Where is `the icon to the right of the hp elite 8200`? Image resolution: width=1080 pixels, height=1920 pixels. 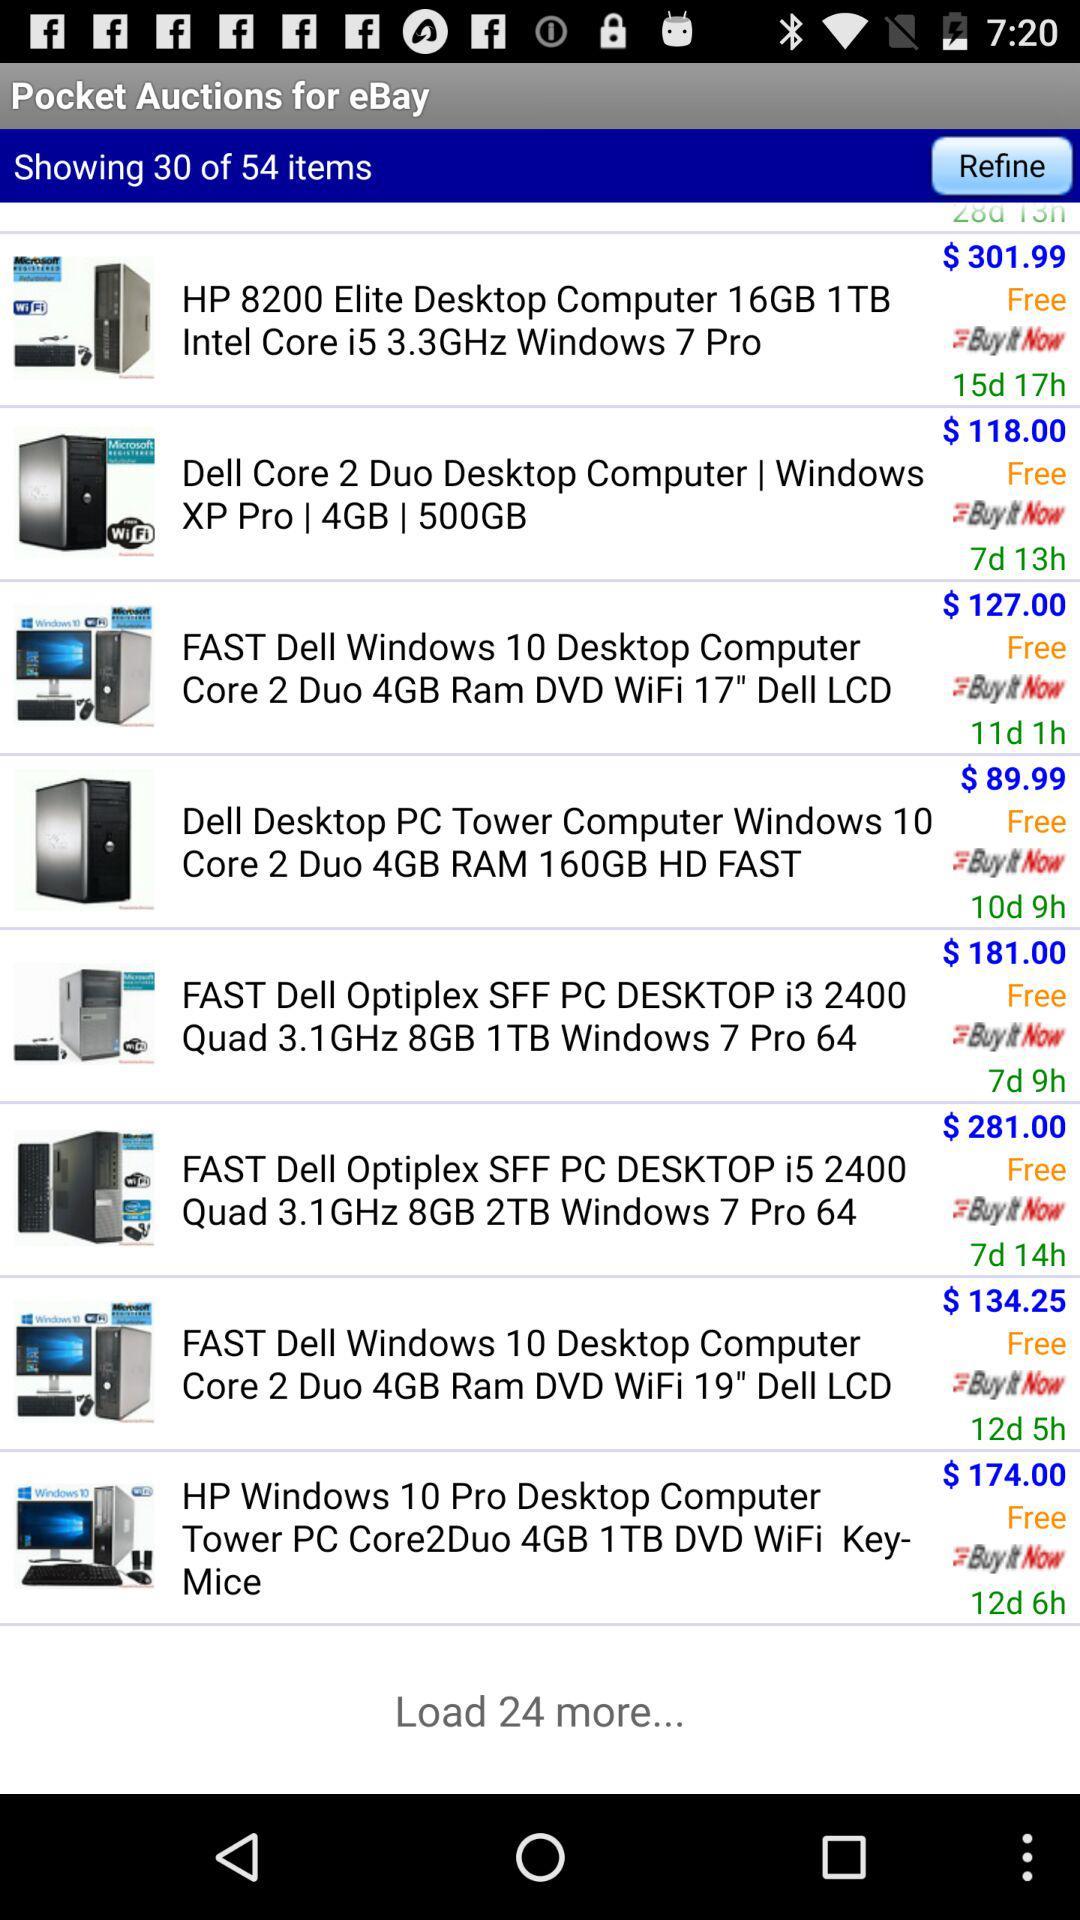
the icon to the right of the hp elite 8200 is located at coordinates (1009, 216).